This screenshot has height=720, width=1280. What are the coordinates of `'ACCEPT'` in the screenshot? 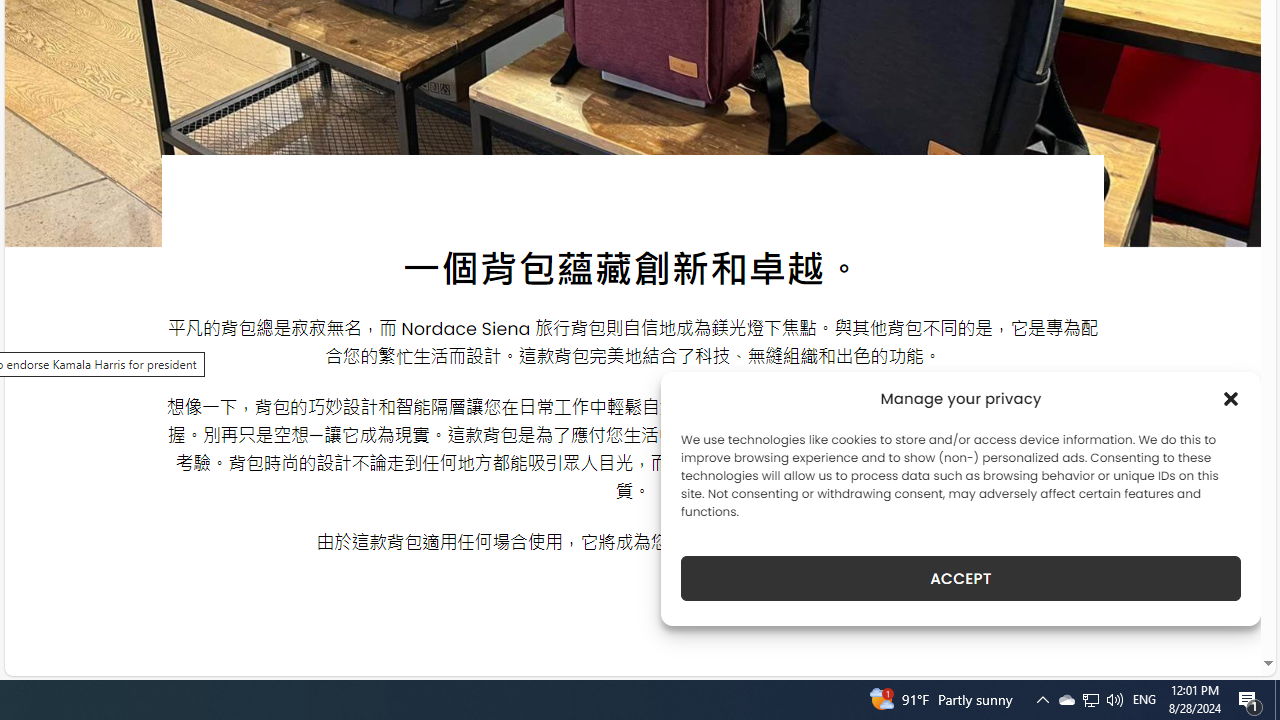 It's located at (961, 578).